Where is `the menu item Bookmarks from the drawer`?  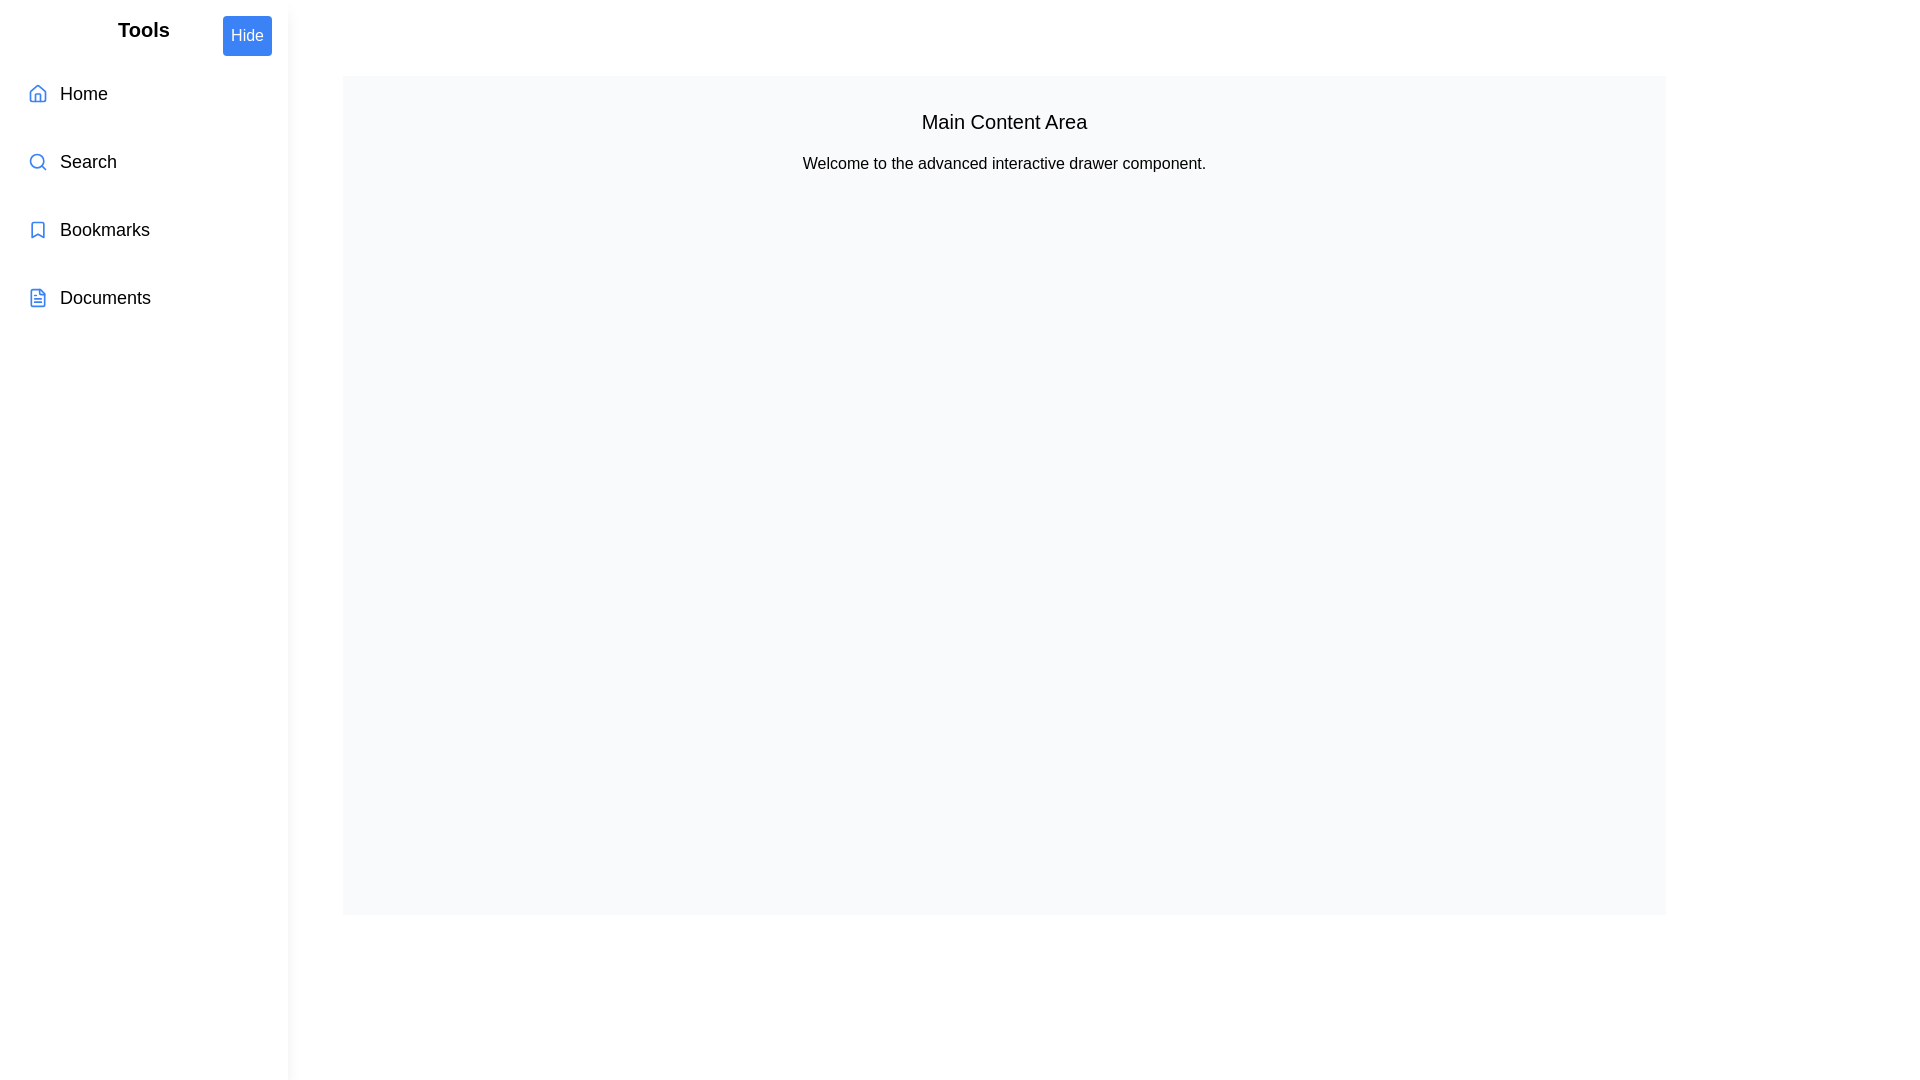
the menu item Bookmarks from the drawer is located at coordinates (143, 229).